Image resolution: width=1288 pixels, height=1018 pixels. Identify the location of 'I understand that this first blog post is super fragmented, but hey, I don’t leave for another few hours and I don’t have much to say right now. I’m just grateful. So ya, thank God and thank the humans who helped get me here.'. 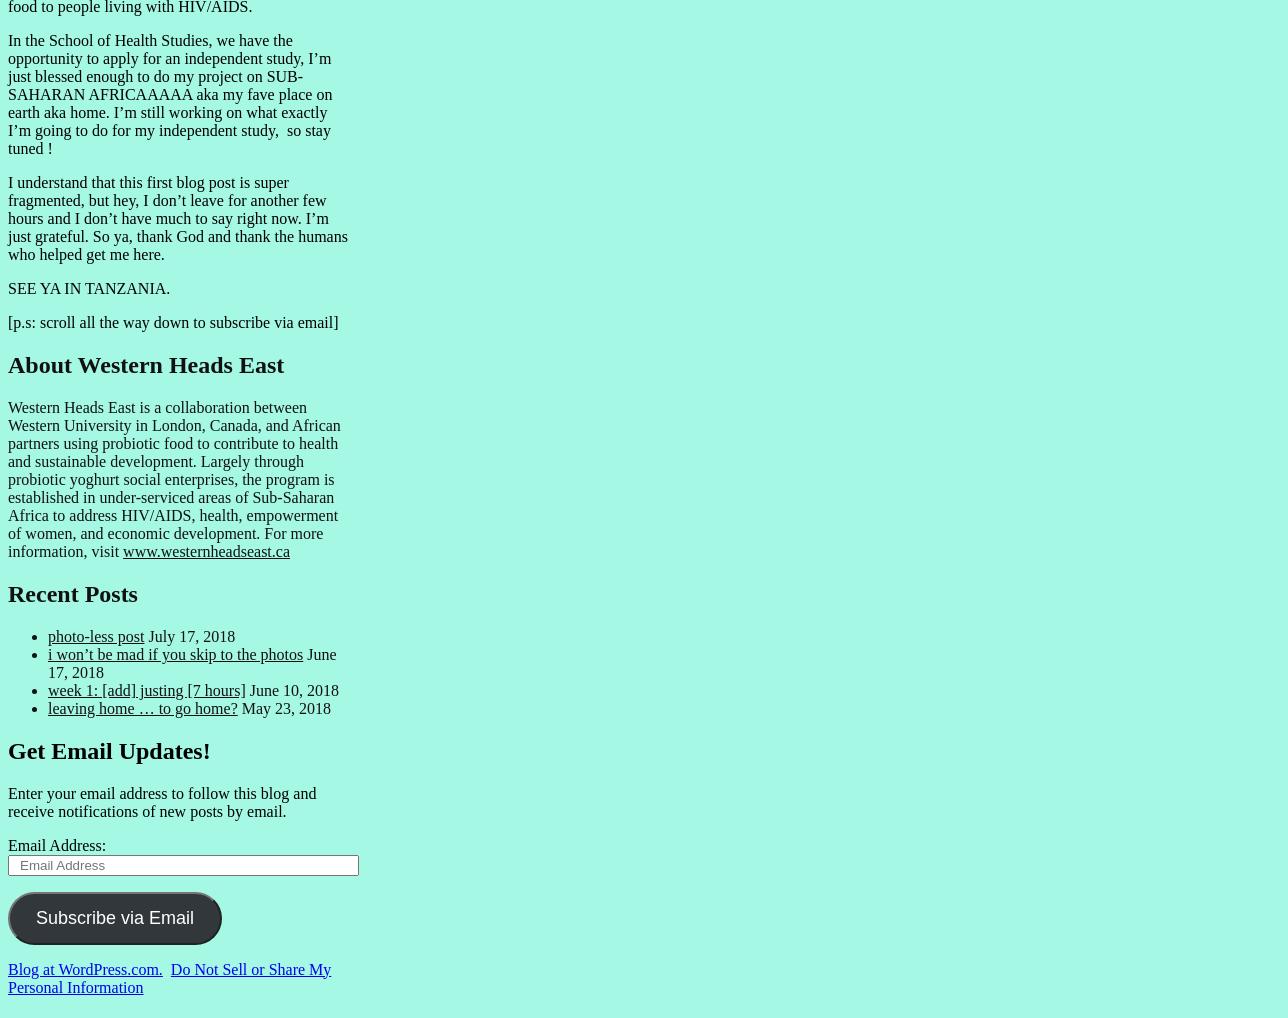
(7, 217).